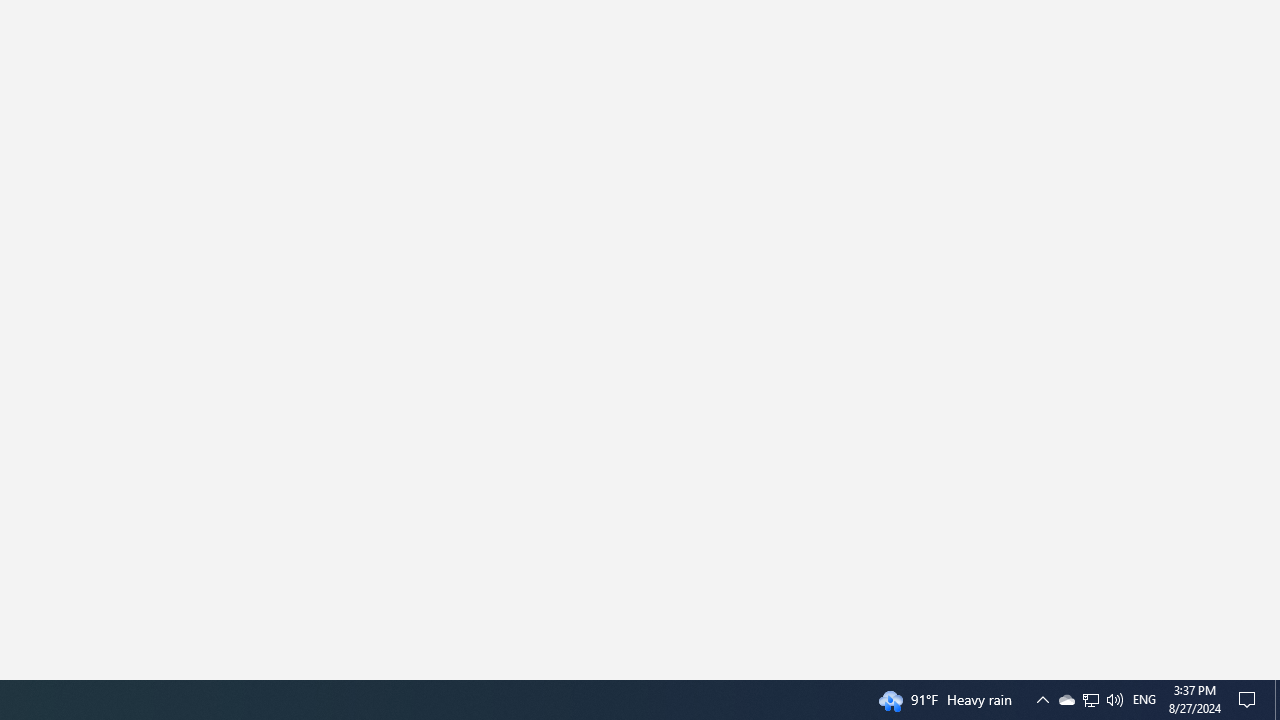 The height and width of the screenshot is (720, 1280). I want to click on 'Tray Input Indicator - English (United States)', so click(1144, 698).